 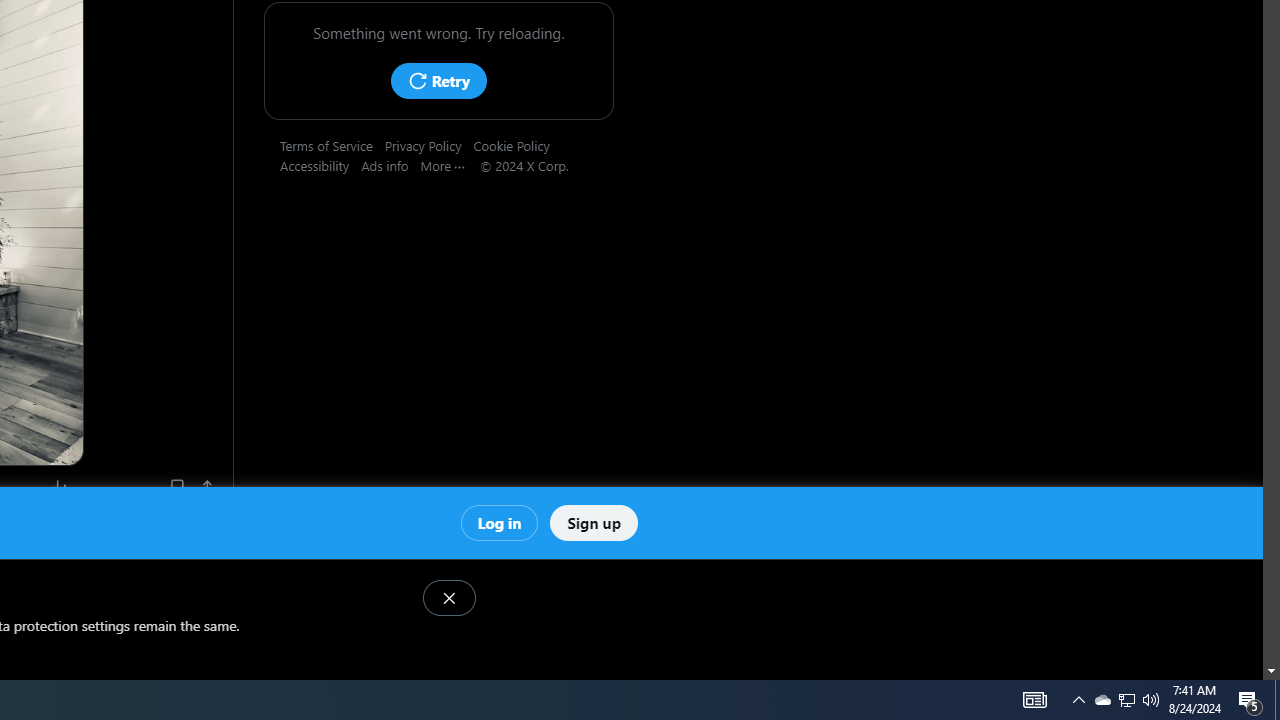 I want to click on 'Retry', so click(x=437, y=79).